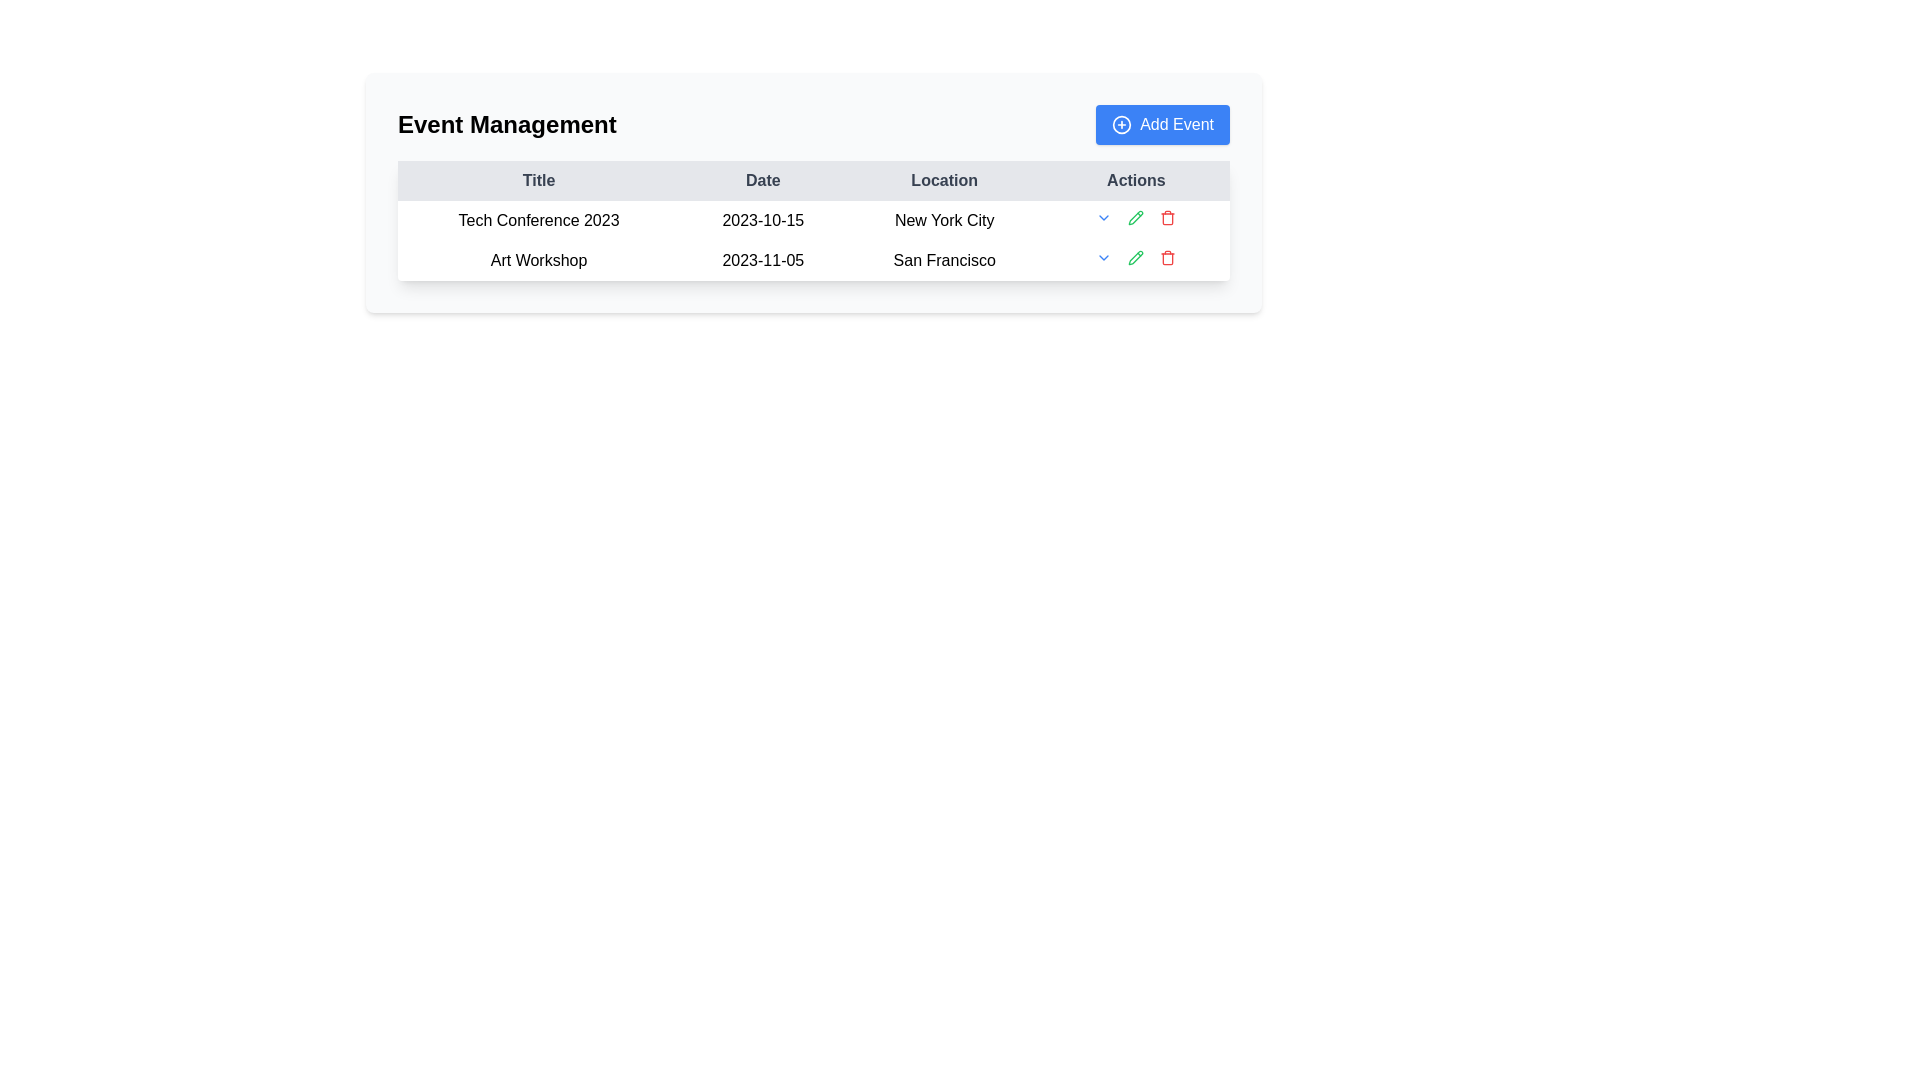 This screenshot has height=1080, width=1920. Describe the element at coordinates (814, 260) in the screenshot. I see `the second row of the table containing 'Art Workshop', '2023-11-05', and 'San Francisco'` at that location.